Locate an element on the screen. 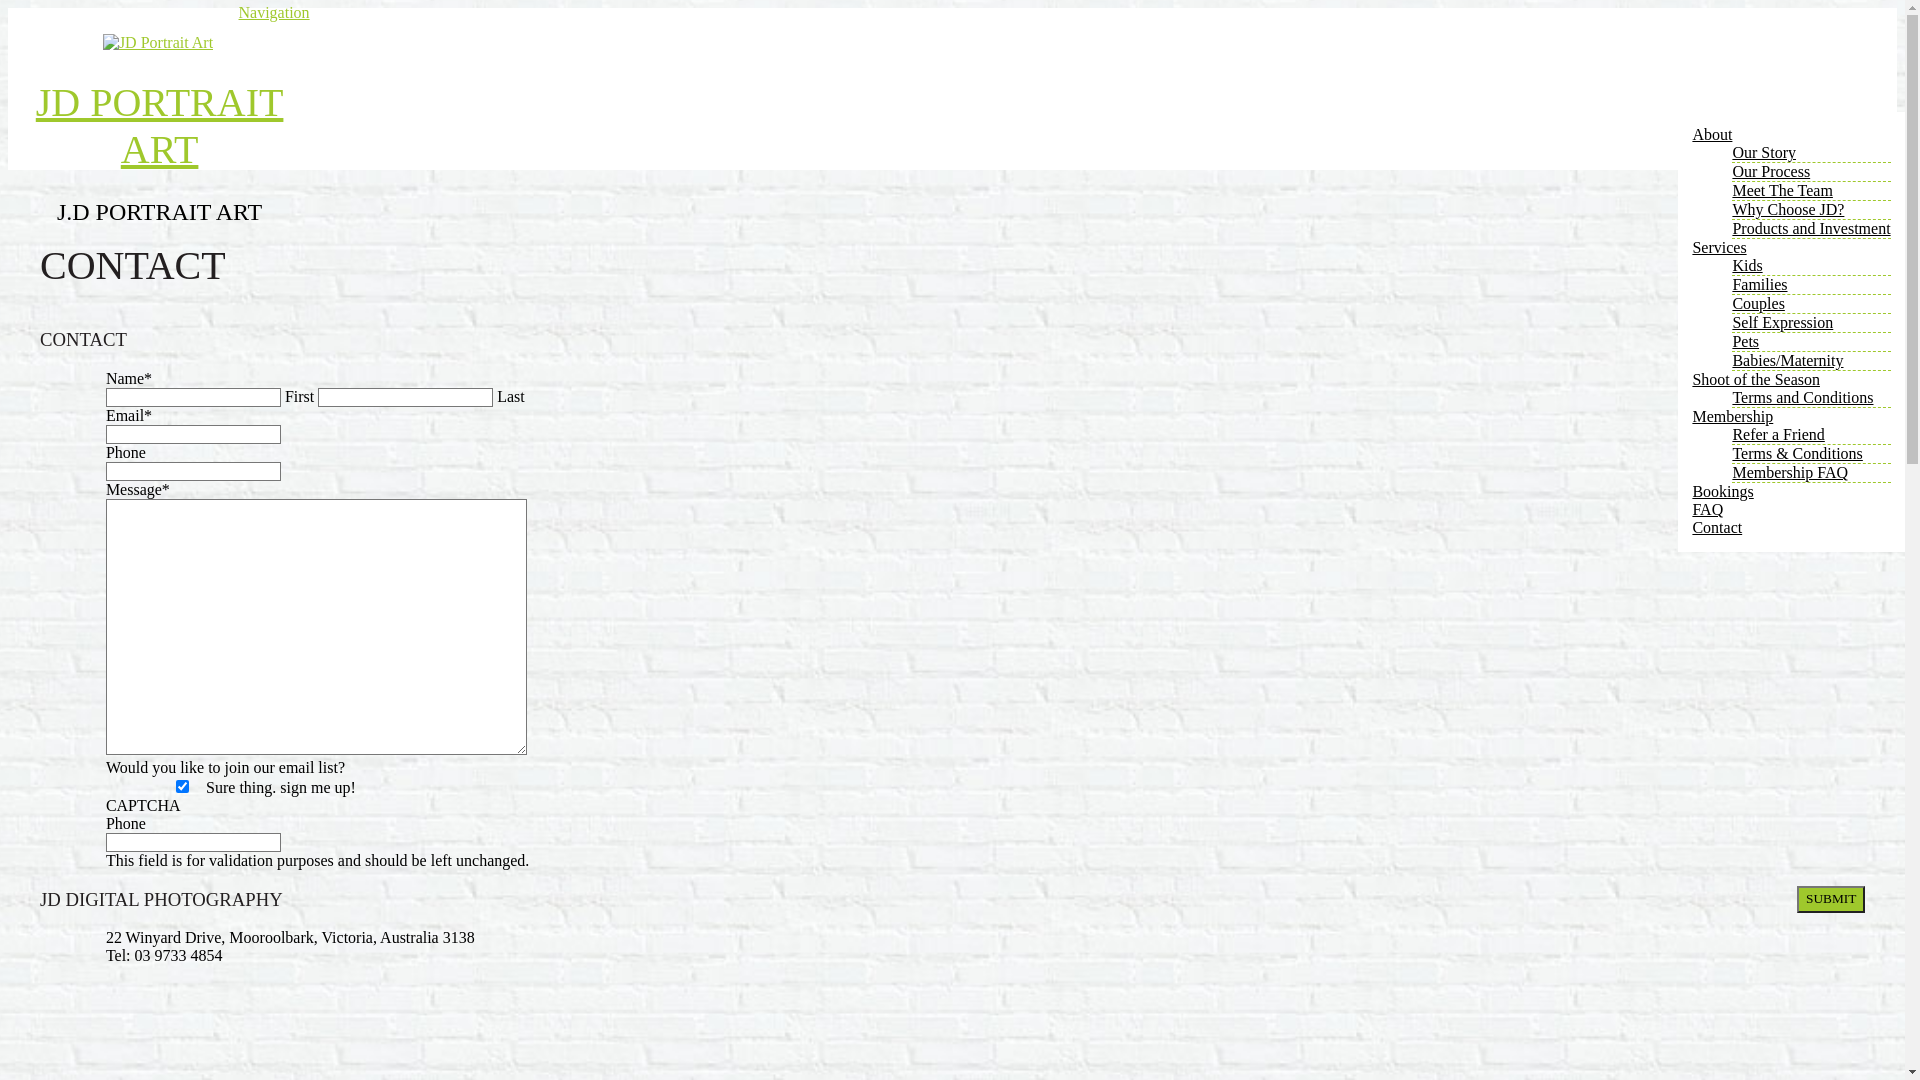  'Shoot of the Season' is located at coordinates (1755, 379).